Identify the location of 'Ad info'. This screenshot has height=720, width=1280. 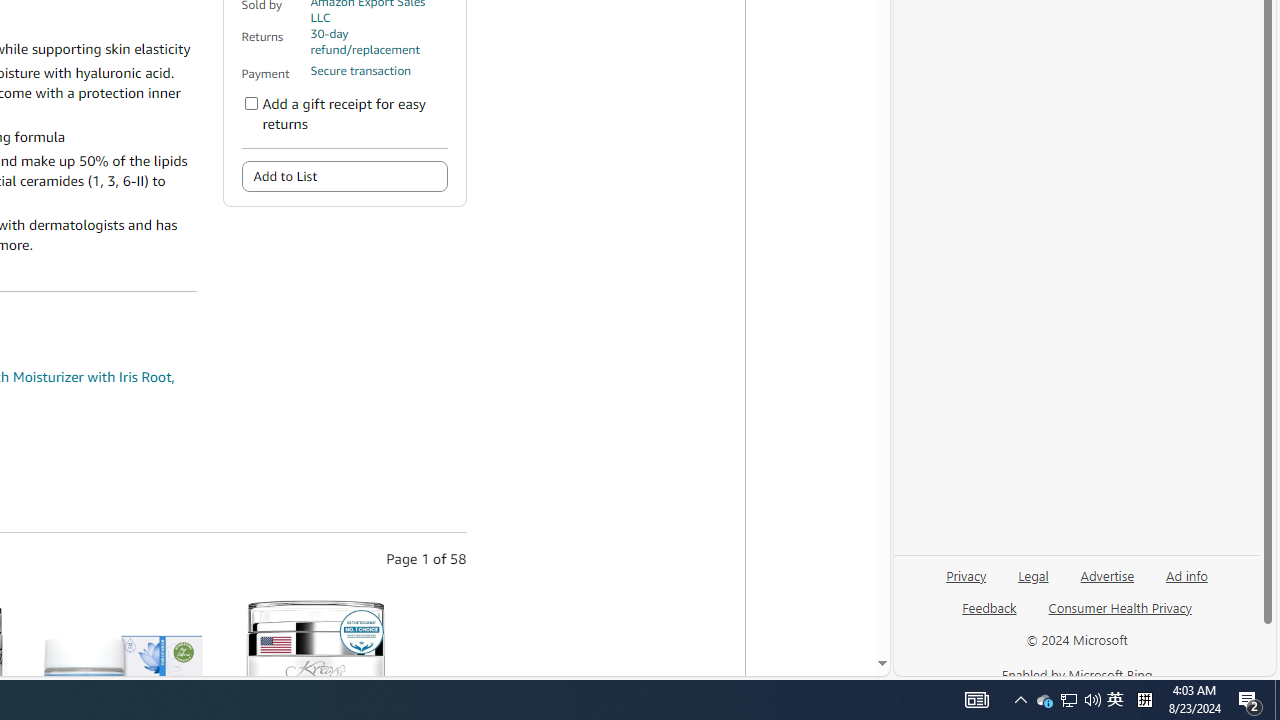
(1186, 583).